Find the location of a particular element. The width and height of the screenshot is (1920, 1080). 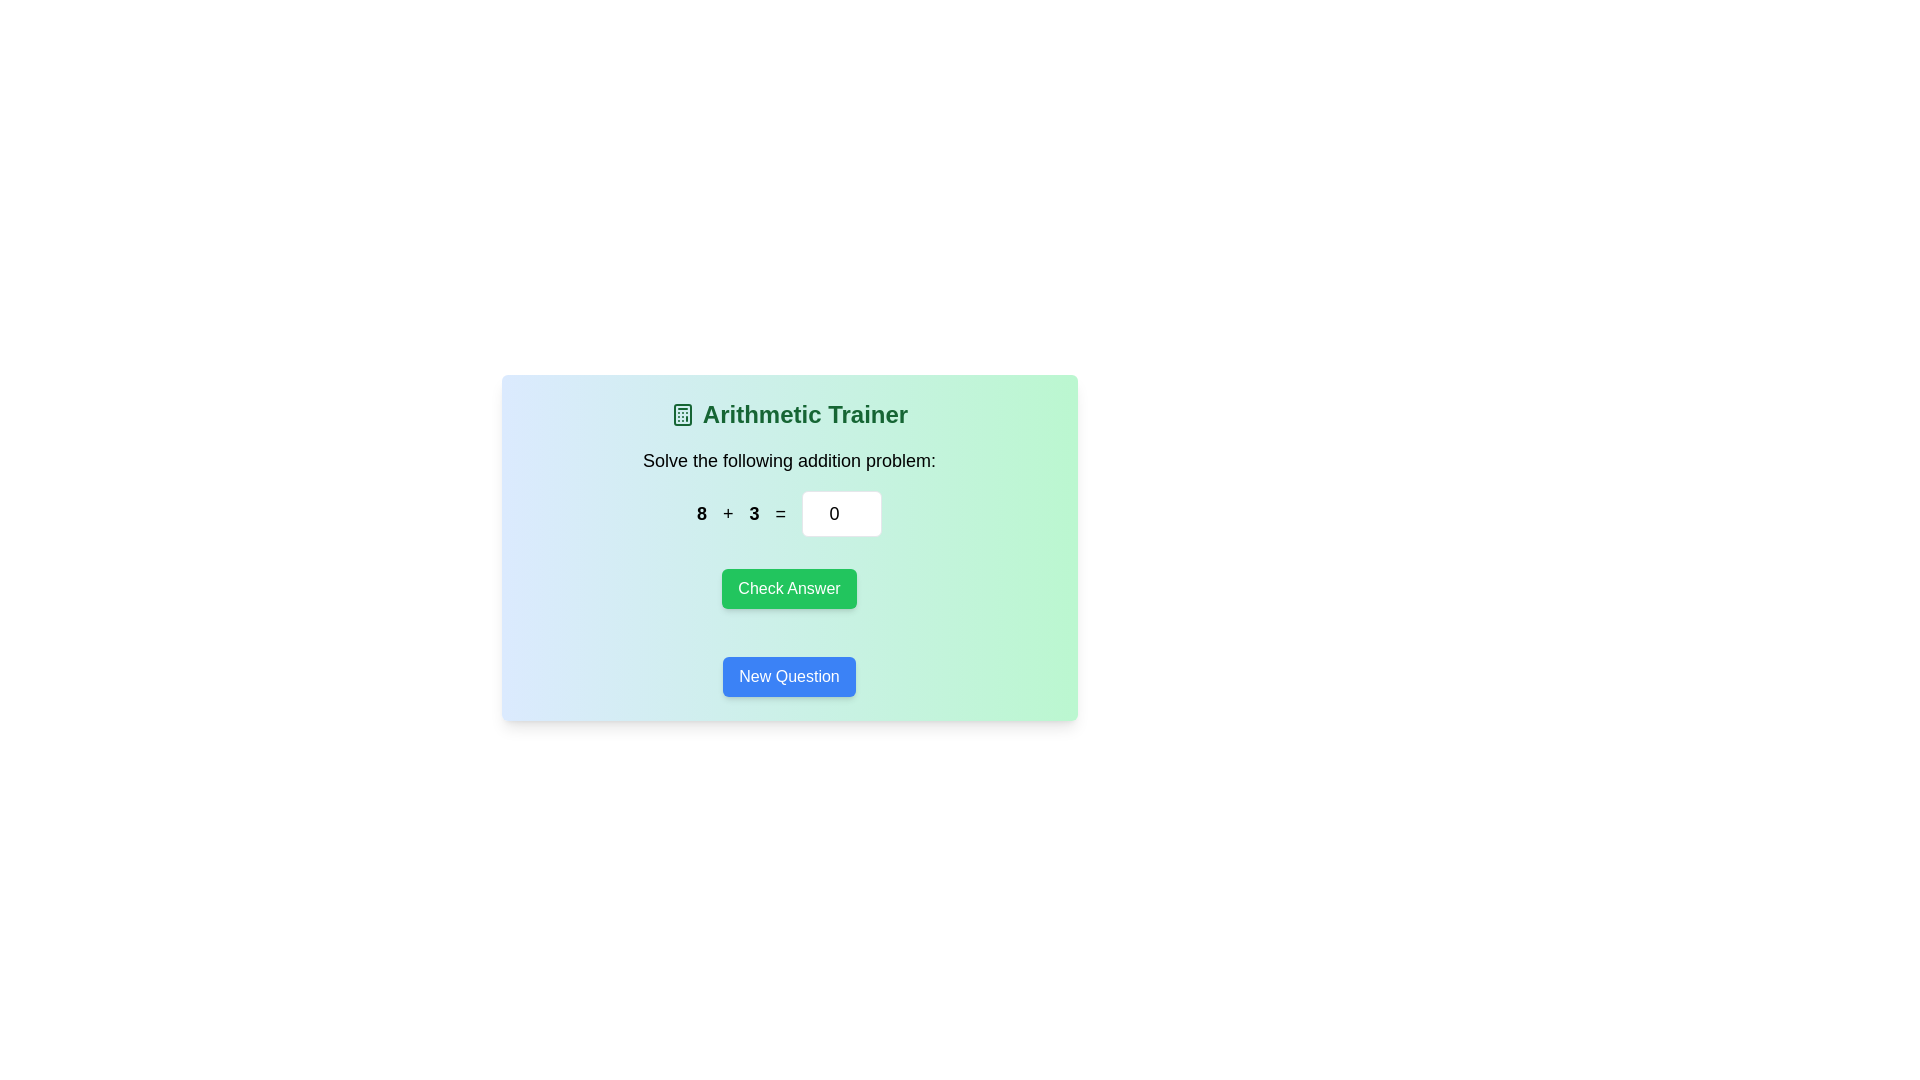

the first numeral '8' in the arithmetic expression '8 + 3 = 0', which is located to the immediate left of the '+' operator is located at coordinates (701, 512).